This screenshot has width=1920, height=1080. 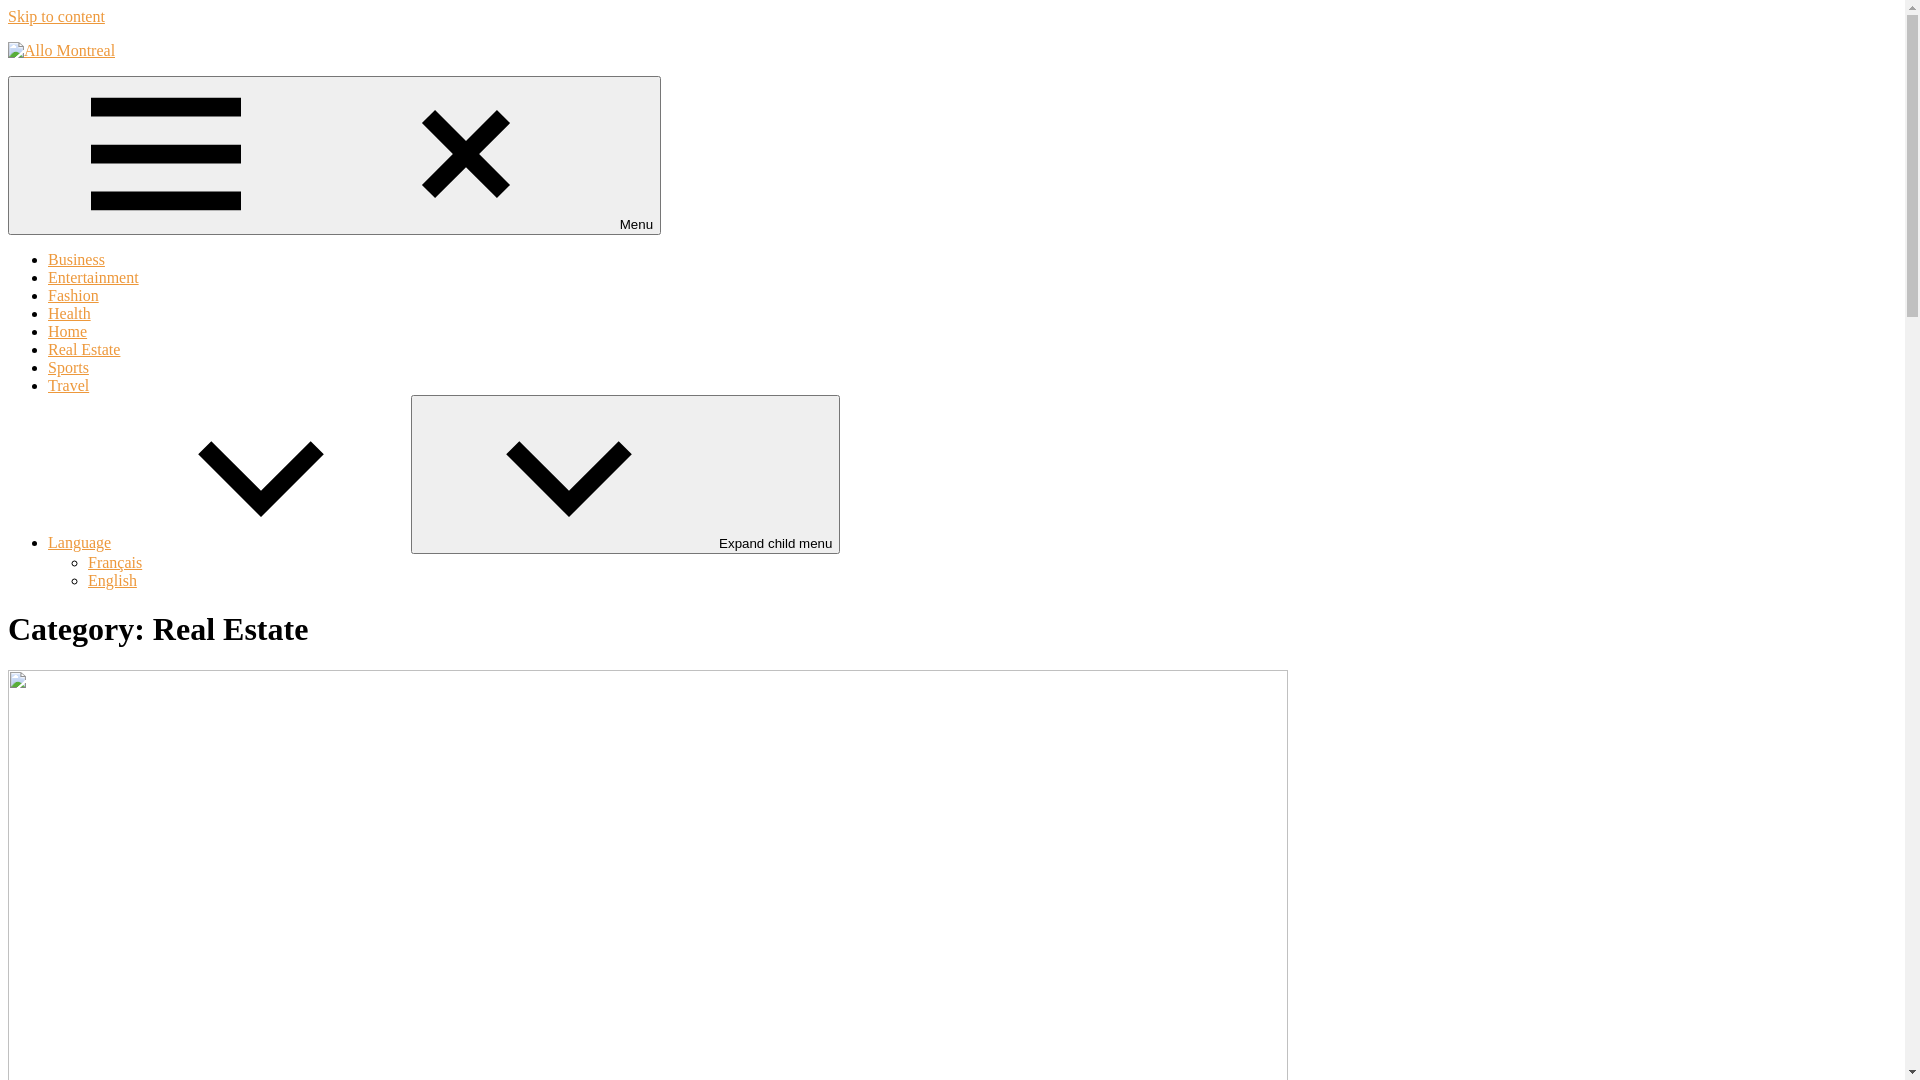 What do you see at coordinates (37, 93) in the screenshot?
I see `'Allo Montreal'` at bounding box center [37, 93].